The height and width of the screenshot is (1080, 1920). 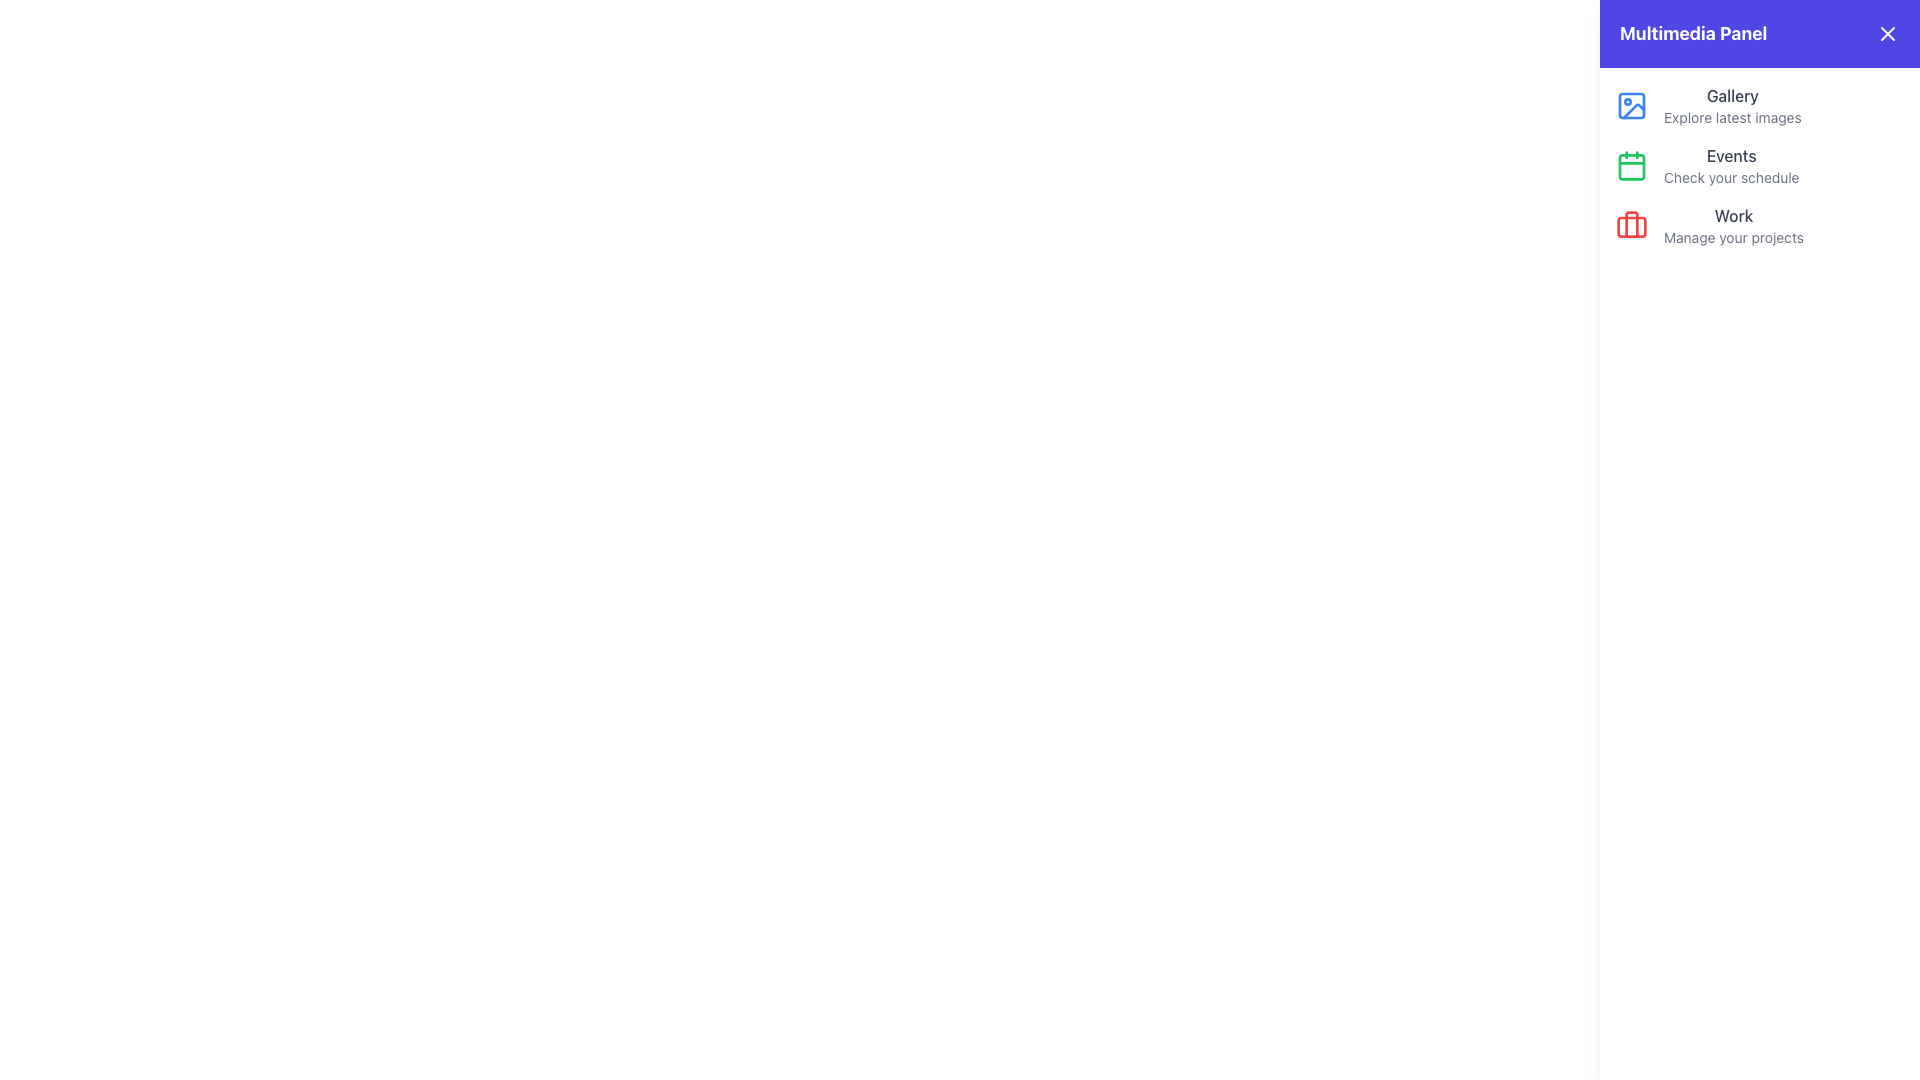 What do you see at coordinates (1731, 96) in the screenshot?
I see `the 'Gallery' menu label located at the top of the Multimedia Panel in the right sidebar, which is the first among three menu options and has the subtext 'Explore latest images.'` at bounding box center [1731, 96].